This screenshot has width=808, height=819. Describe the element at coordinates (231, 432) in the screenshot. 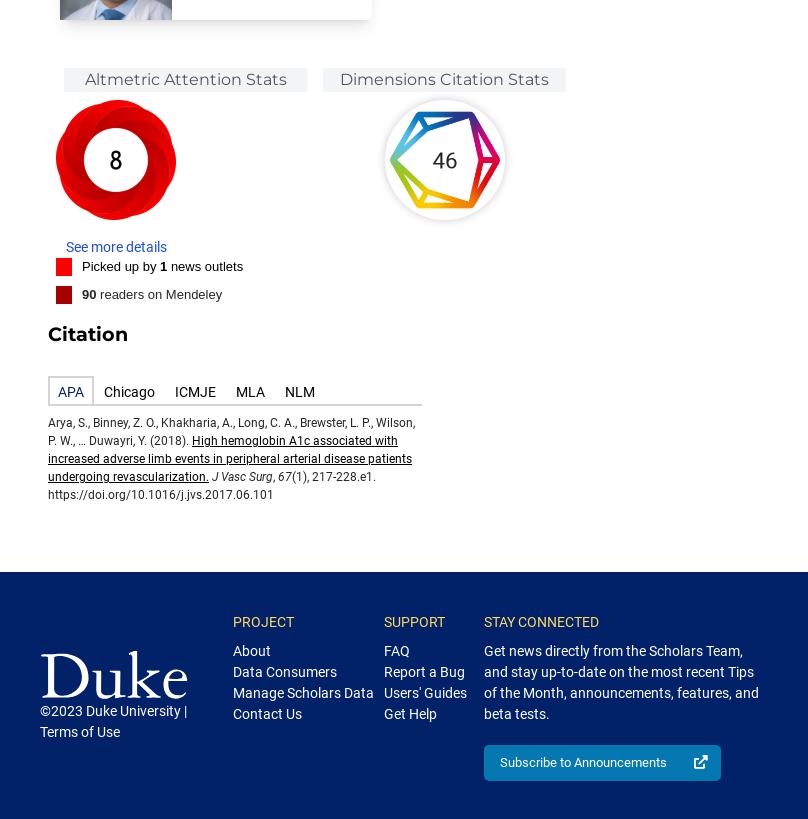

I see `'Arya, S., Binney, Z. O., Khakharia, A., Long, C. A., Brewster, L. P., Wilson, P. W., … Duwayri, Y. (2018).'` at that location.